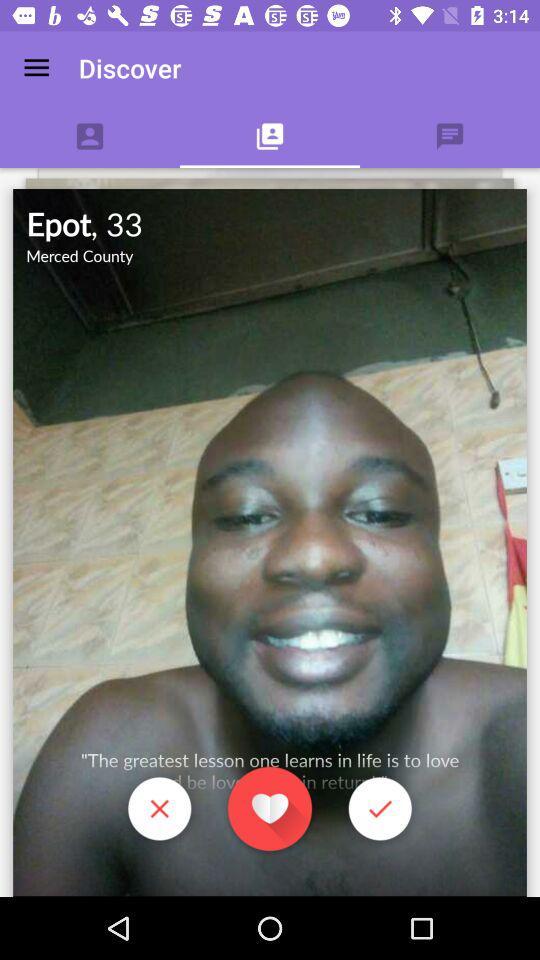 This screenshot has width=540, height=960. I want to click on the close icon, so click(158, 811).